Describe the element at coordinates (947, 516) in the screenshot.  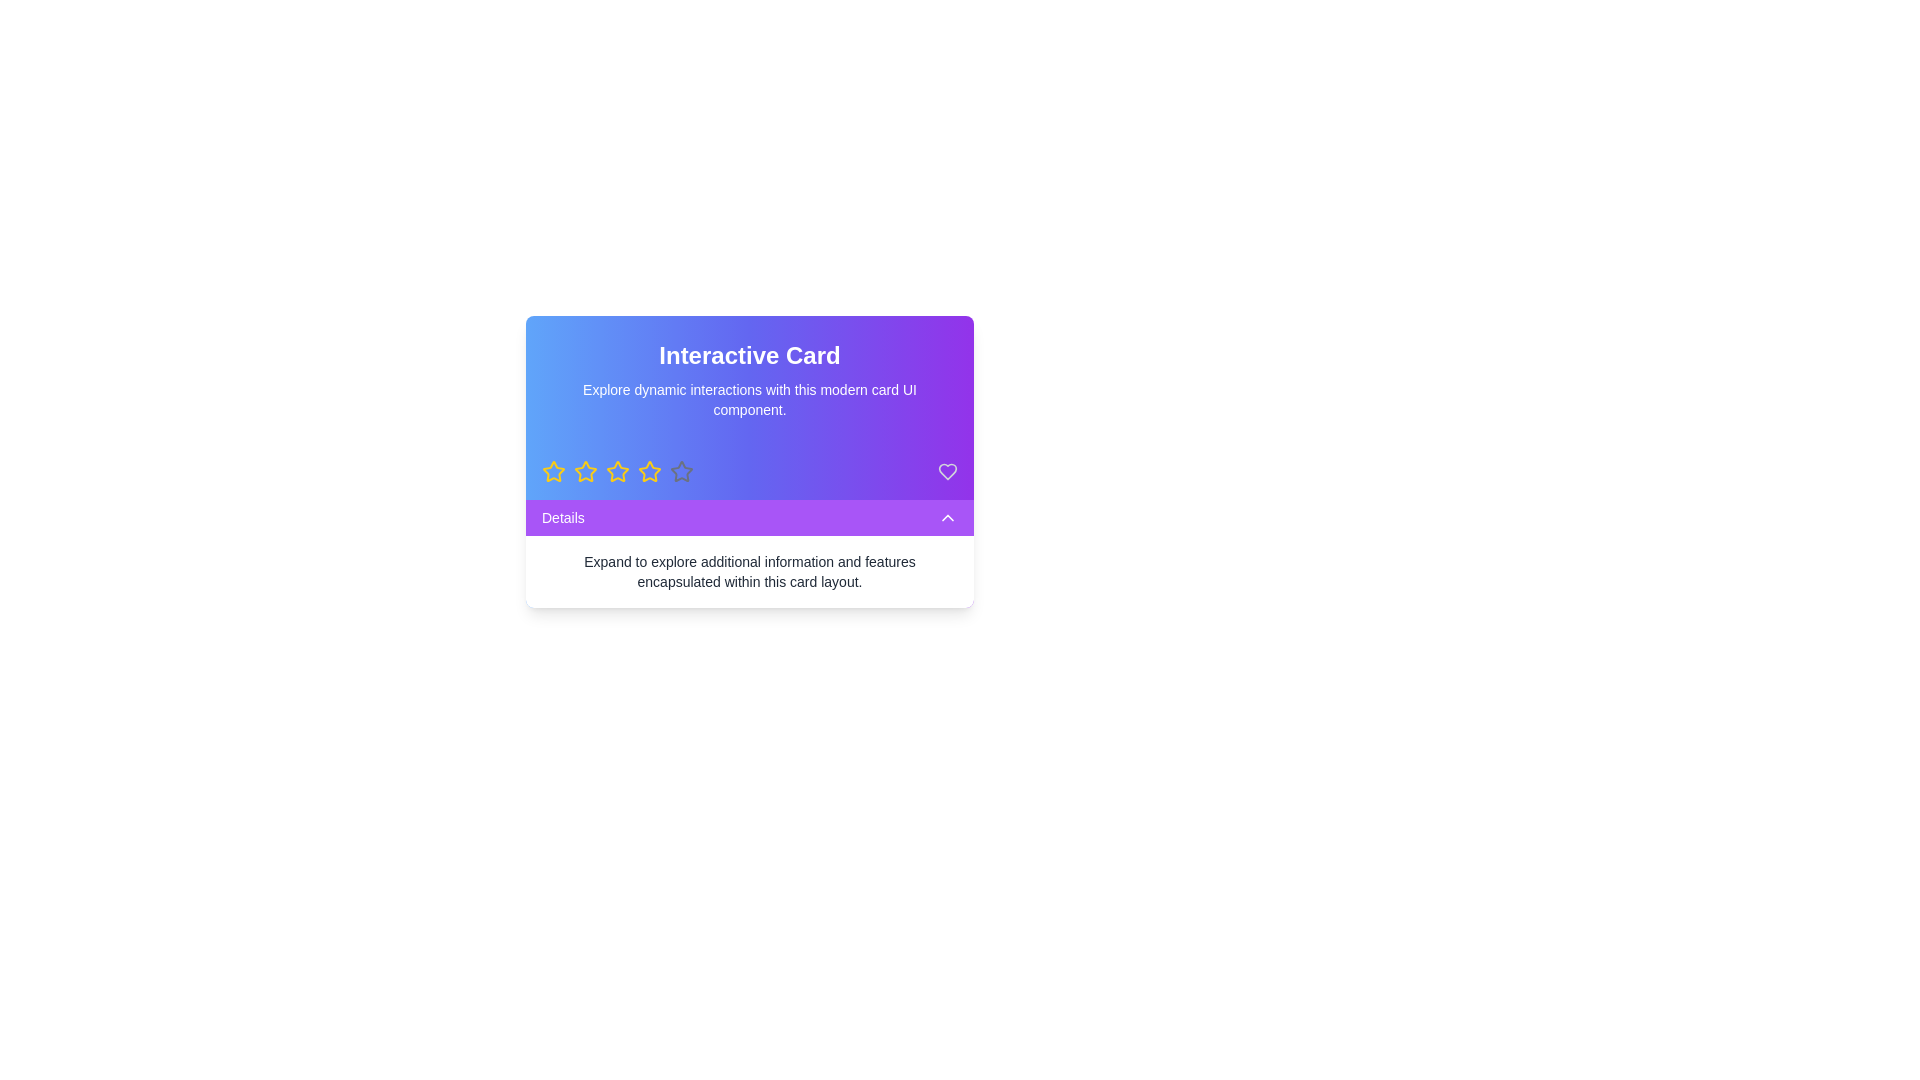
I see `the chevron icon located to the far-right inside the 'Details' purple bar` at that location.